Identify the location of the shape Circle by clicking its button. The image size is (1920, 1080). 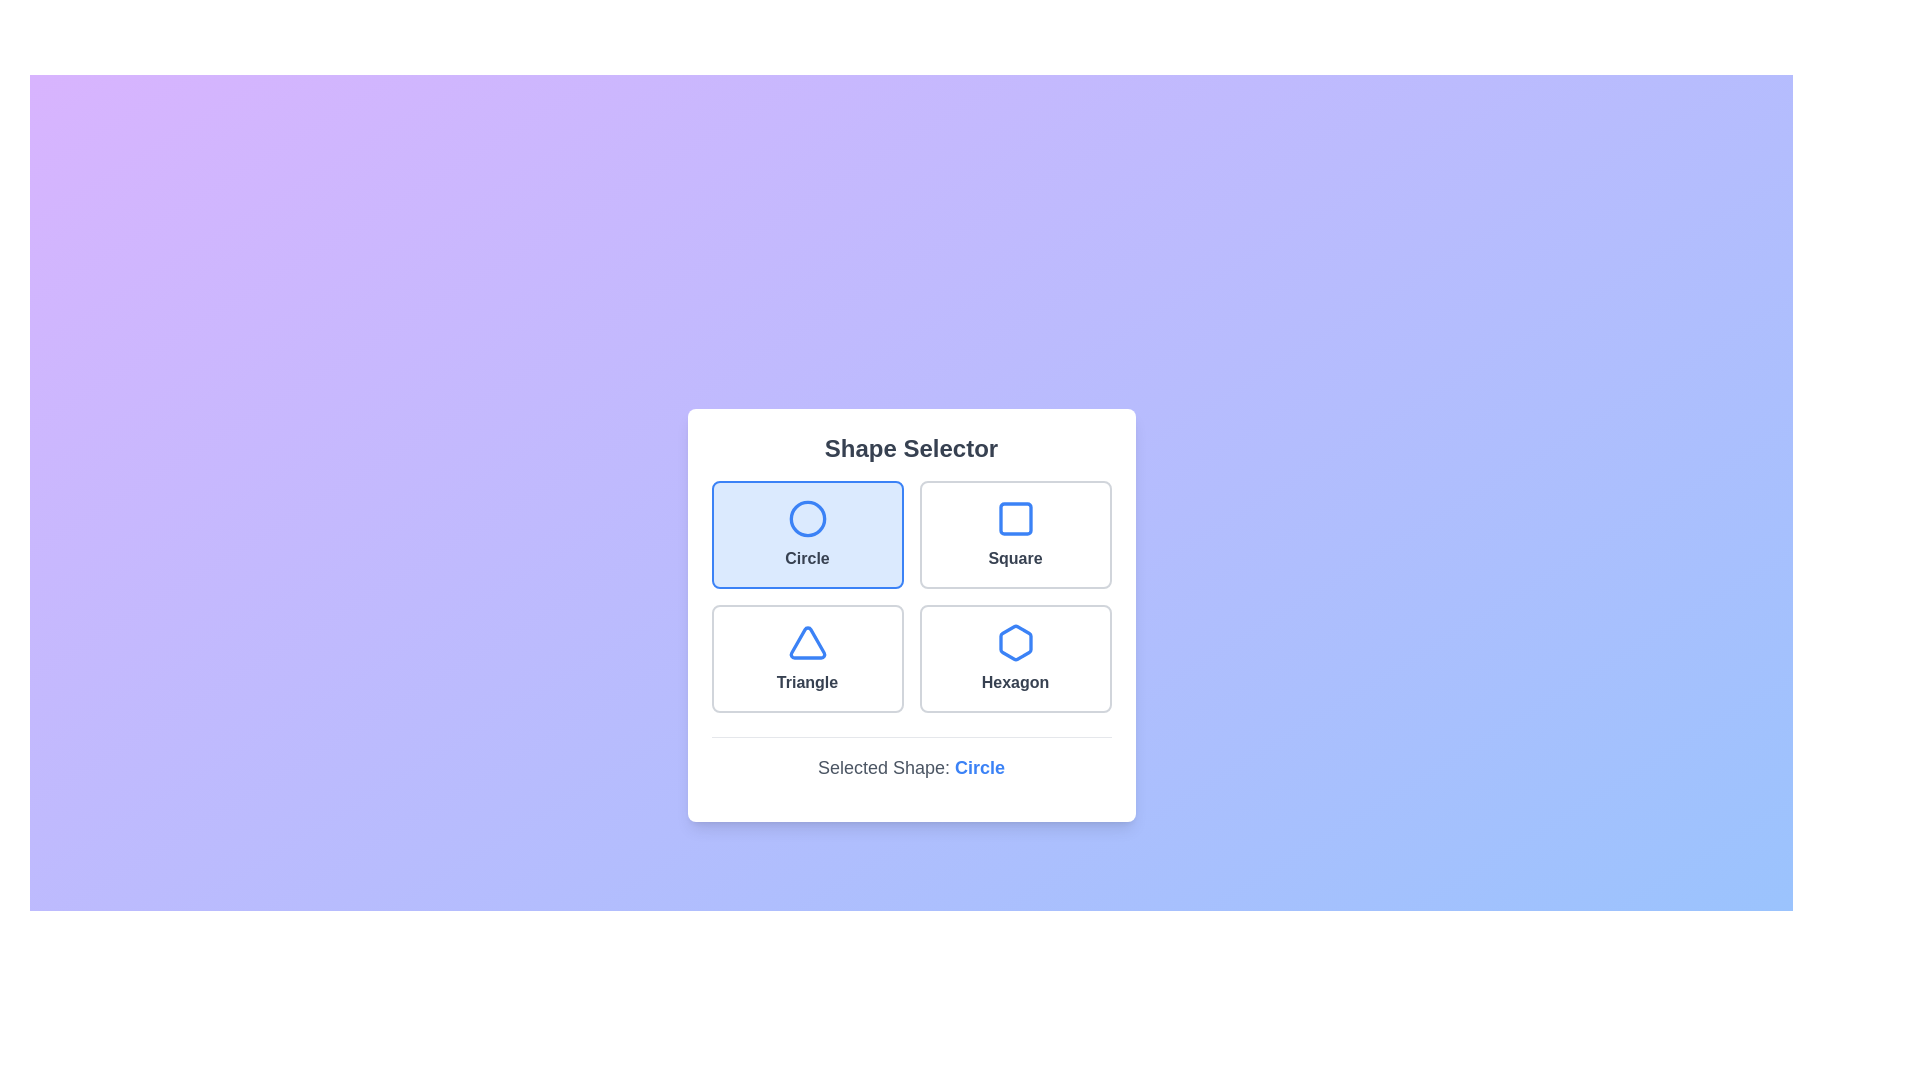
(807, 533).